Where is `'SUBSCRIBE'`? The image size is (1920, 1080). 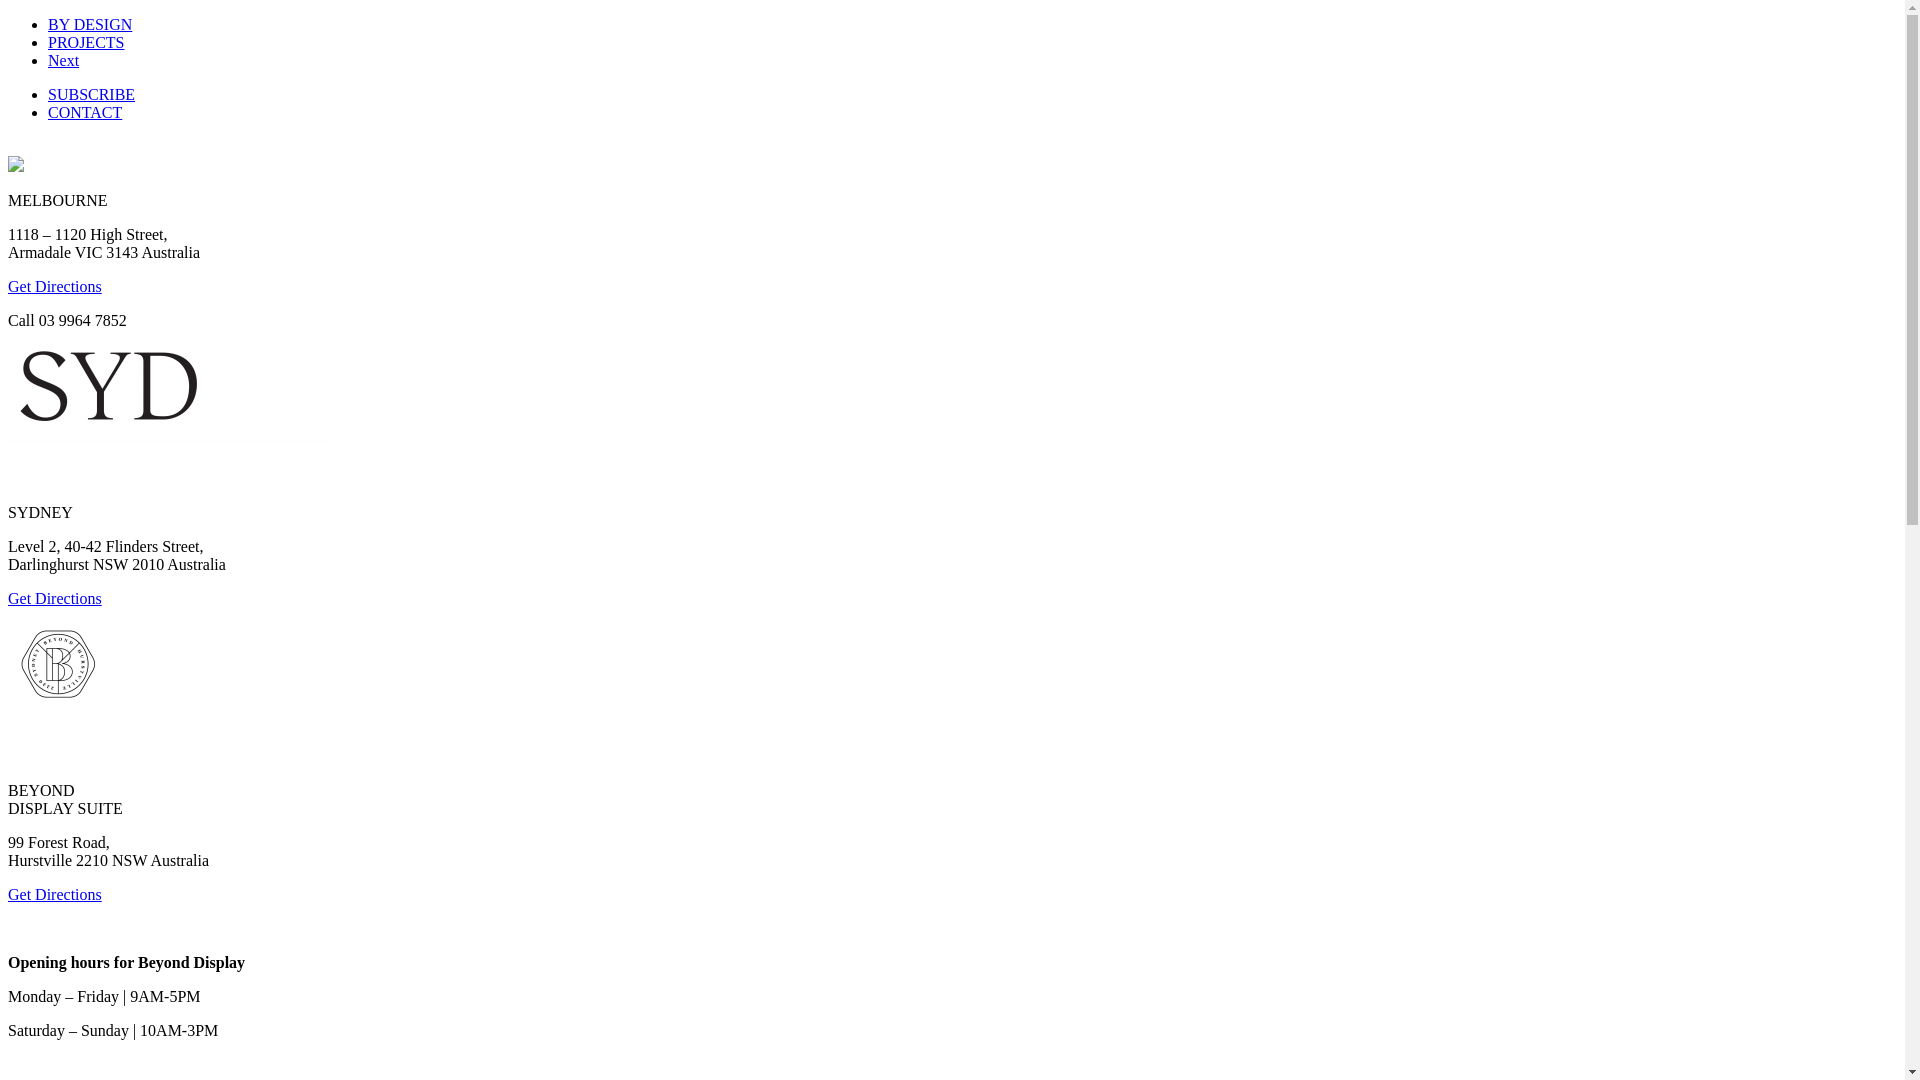
'SUBSCRIBE' is located at coordinates (90, 94).